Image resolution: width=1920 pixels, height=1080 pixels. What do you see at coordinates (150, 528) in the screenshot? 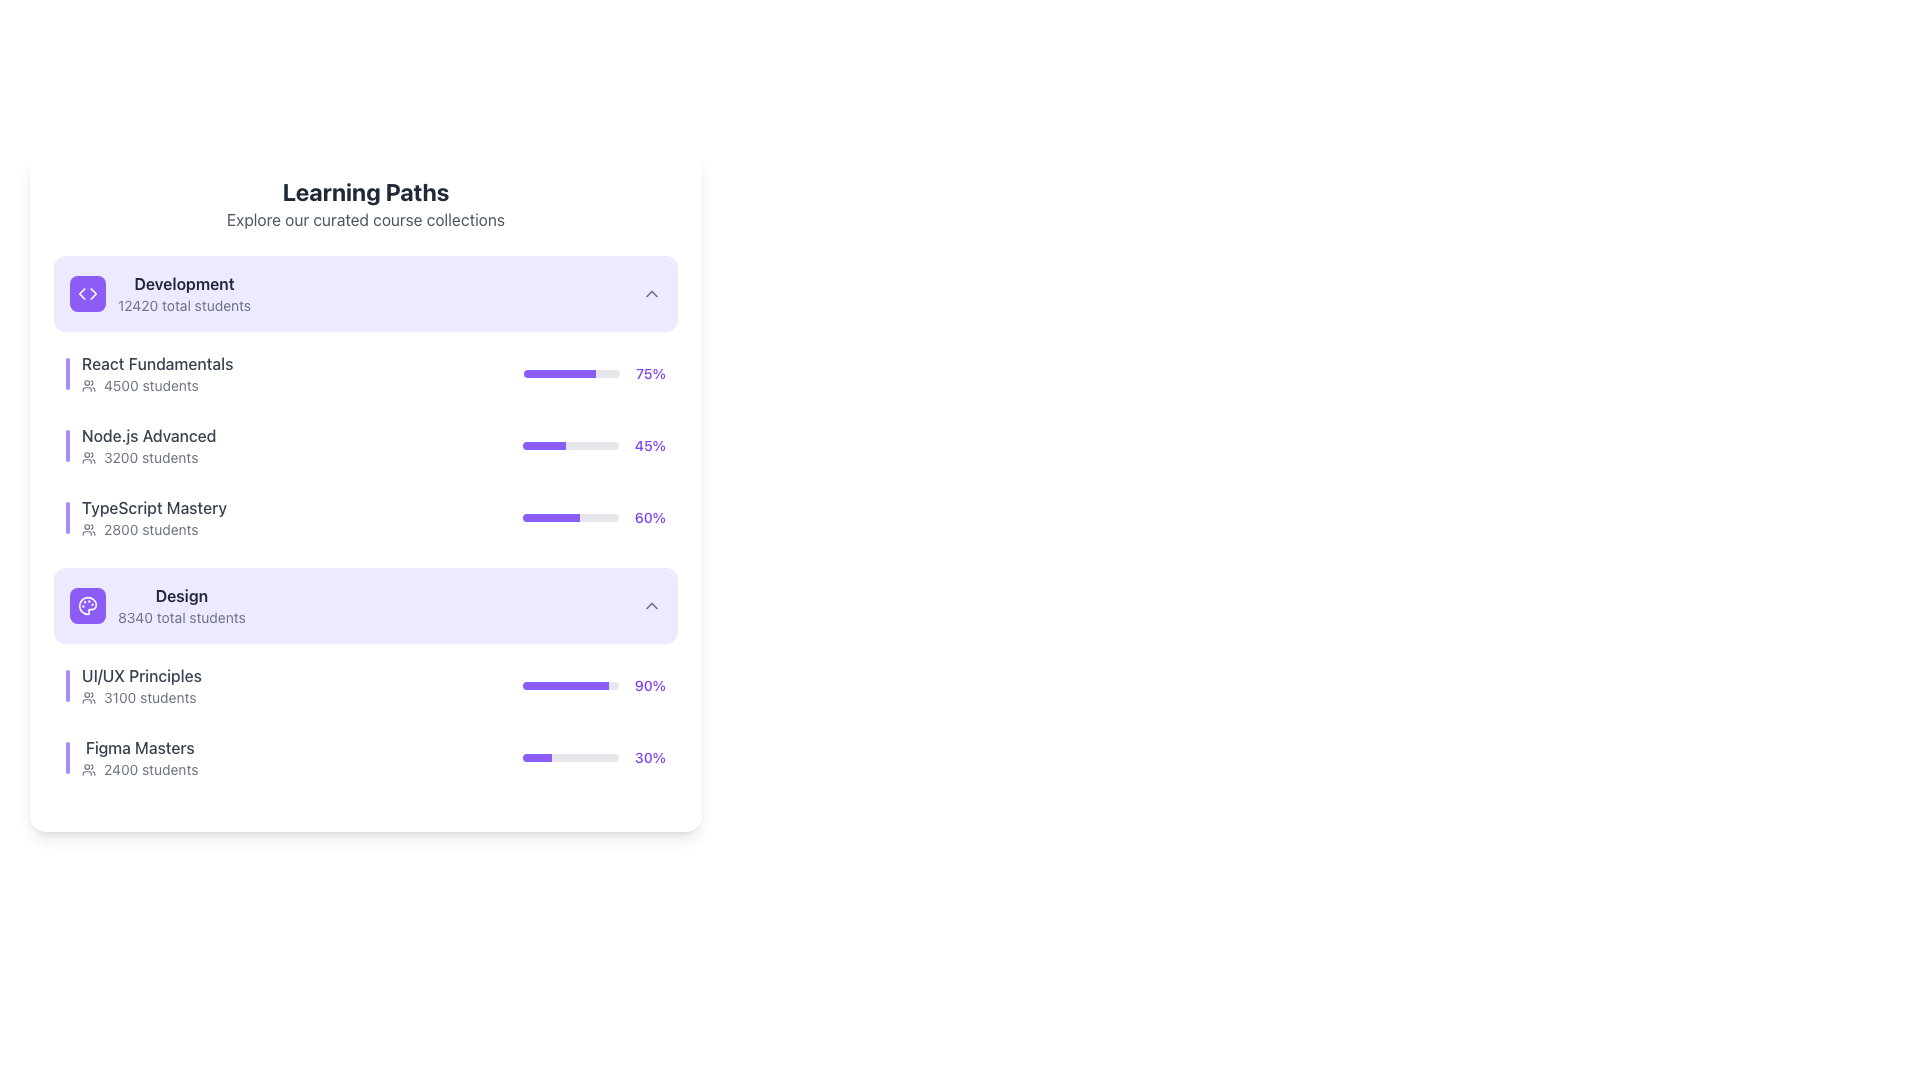
I see `the text display showing '2800 students' related to the 'TypeScript Mastery' course, which is the third entry in the list of courses under the 'Development' section` at bounding box center [150, 528].